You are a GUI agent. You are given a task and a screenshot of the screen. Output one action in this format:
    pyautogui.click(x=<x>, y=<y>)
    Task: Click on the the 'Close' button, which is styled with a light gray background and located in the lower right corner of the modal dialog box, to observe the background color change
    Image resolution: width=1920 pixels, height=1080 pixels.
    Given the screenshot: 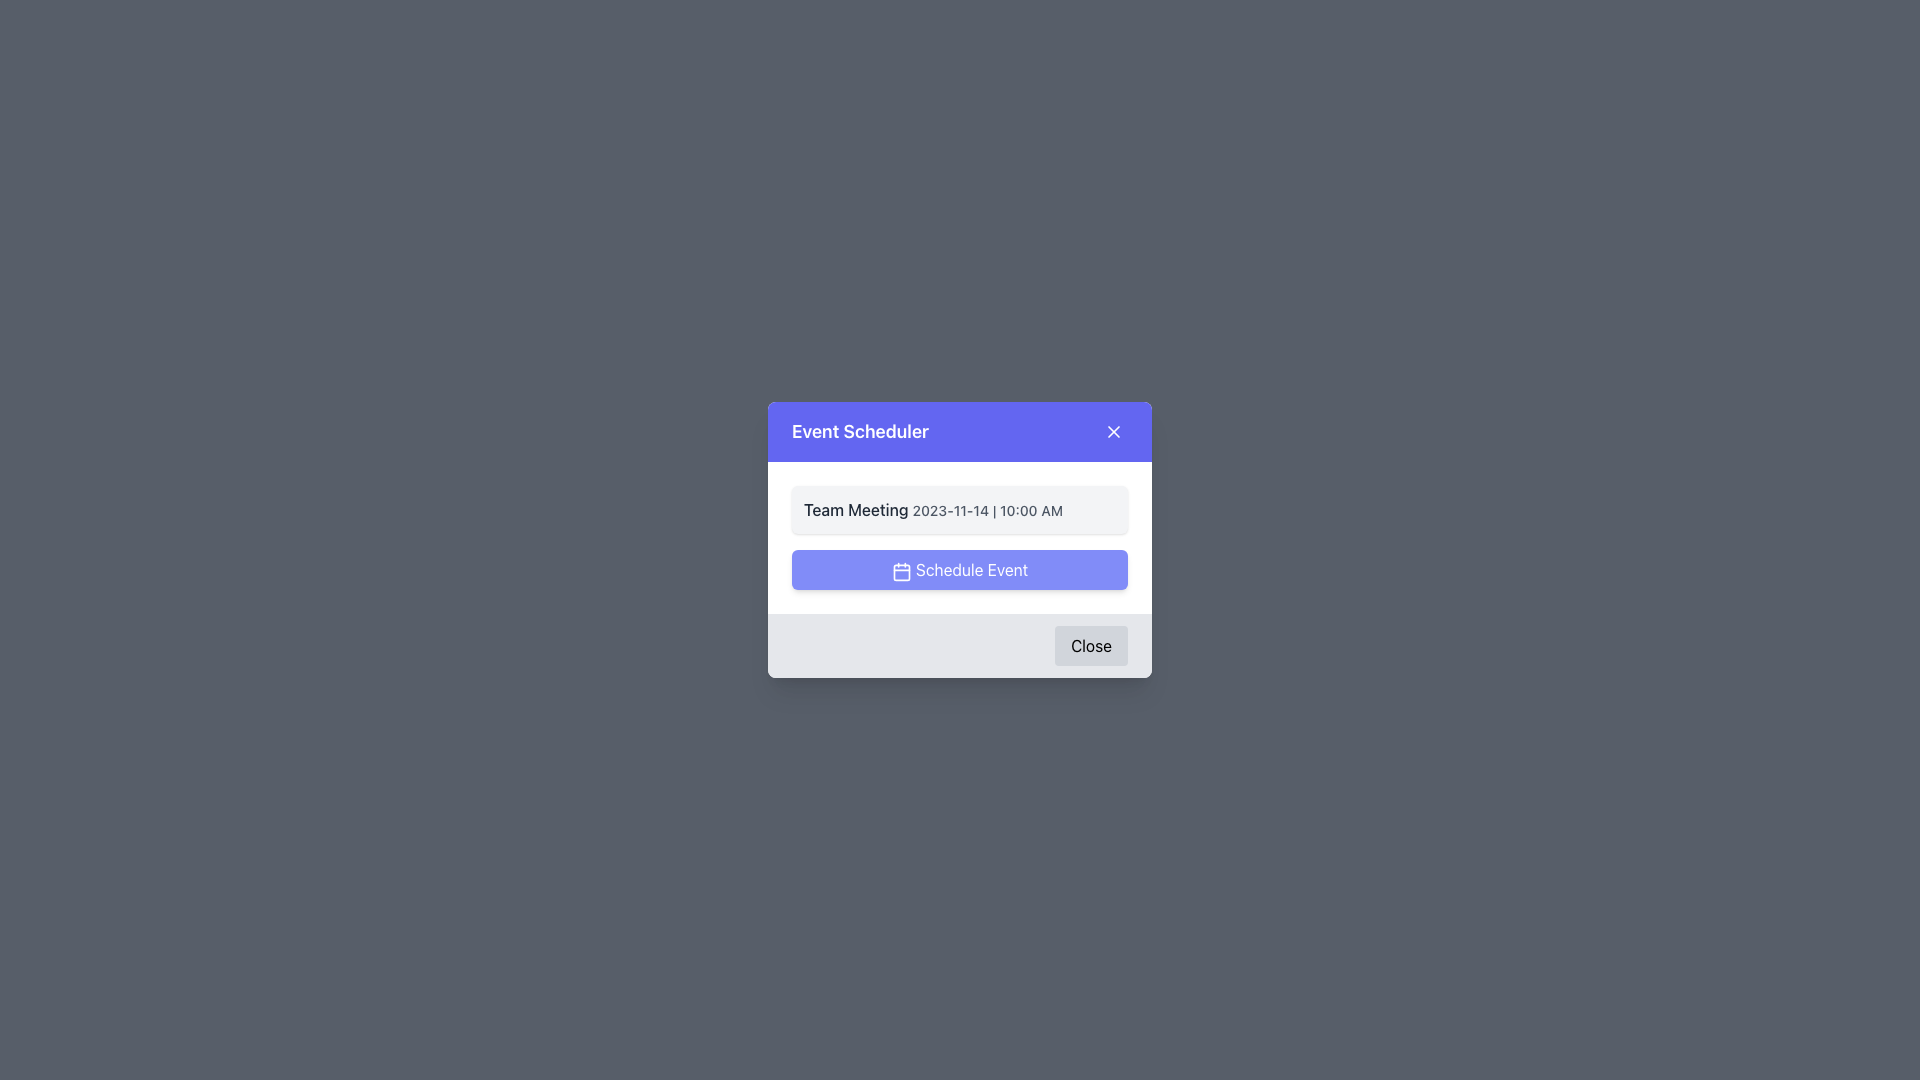 What is the action you would take?
    pyautogui.click(x=1090, y=645)
    